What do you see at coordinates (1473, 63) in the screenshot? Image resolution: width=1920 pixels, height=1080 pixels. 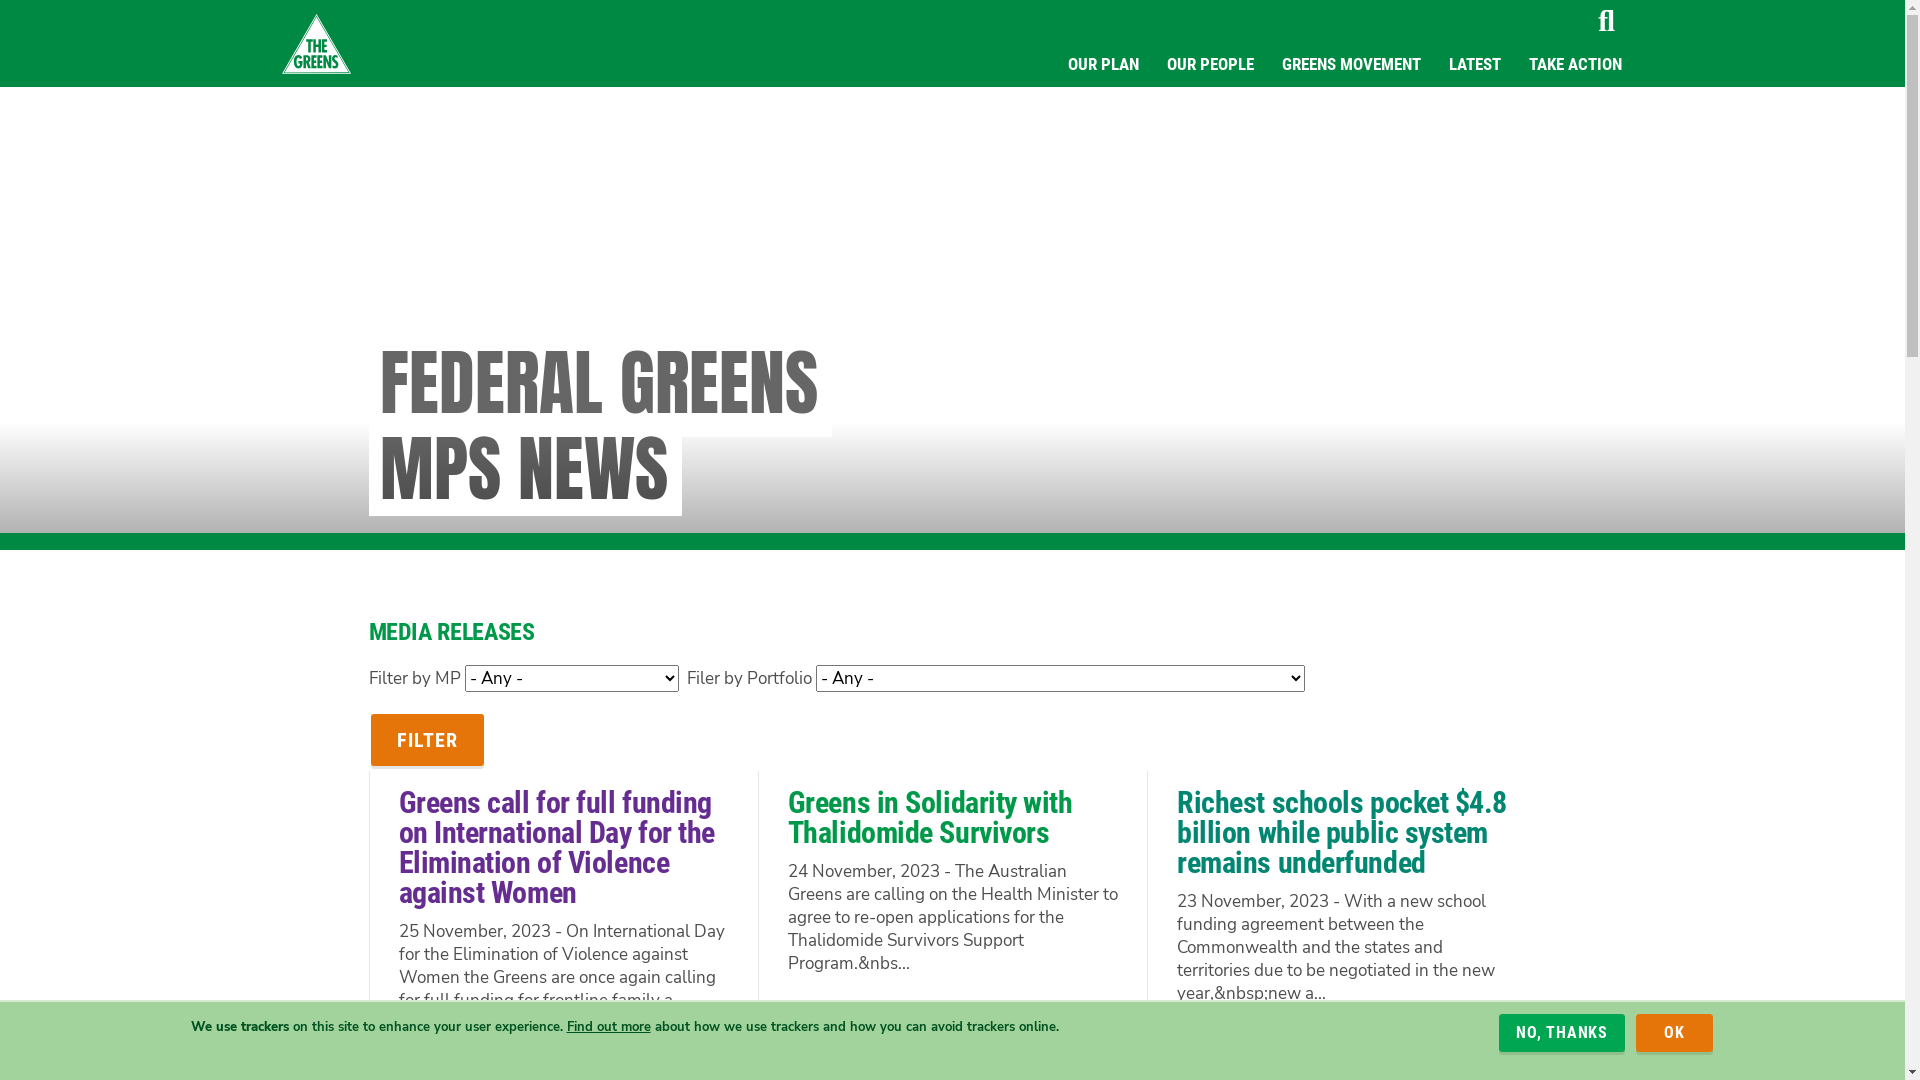 I see `'LATEST'` at bounding box center [1473, 63].